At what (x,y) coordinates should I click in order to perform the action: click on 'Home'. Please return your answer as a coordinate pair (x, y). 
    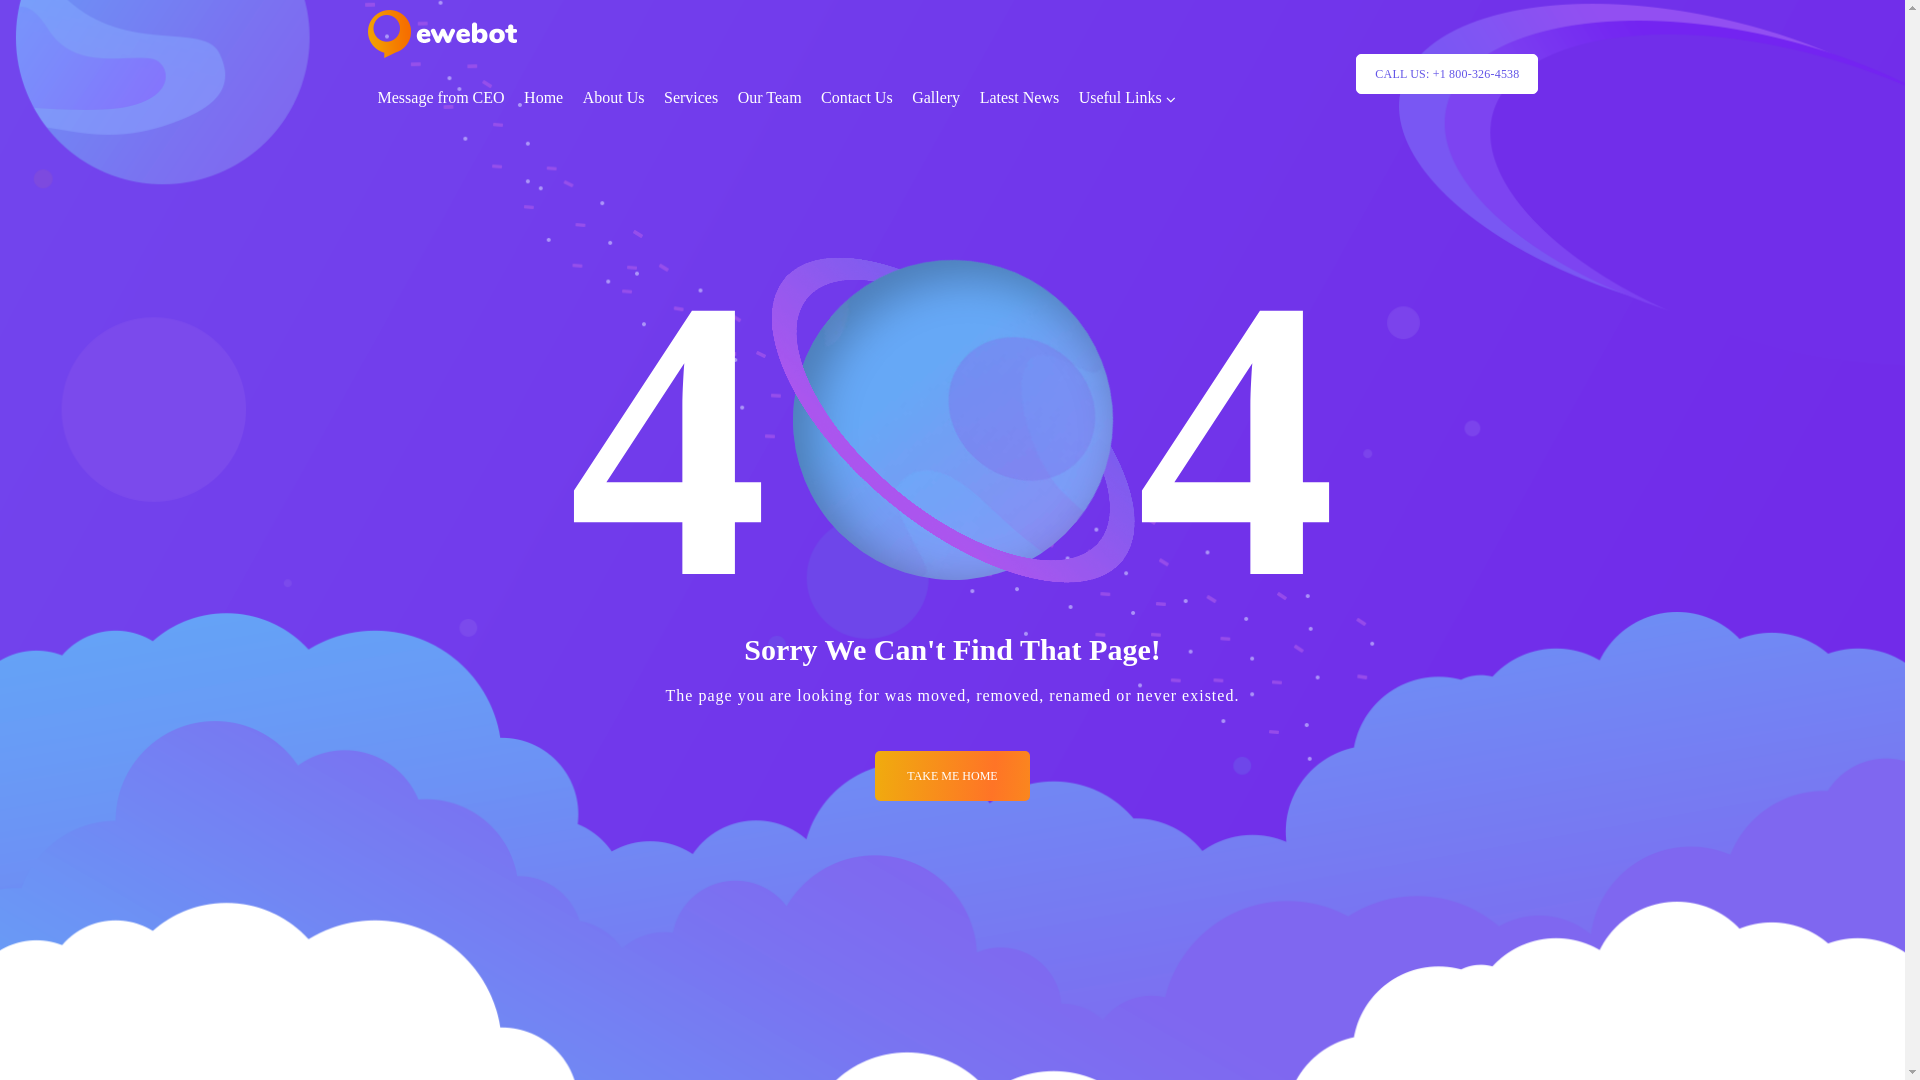
    Looking at the image, I should click on (543, 97).